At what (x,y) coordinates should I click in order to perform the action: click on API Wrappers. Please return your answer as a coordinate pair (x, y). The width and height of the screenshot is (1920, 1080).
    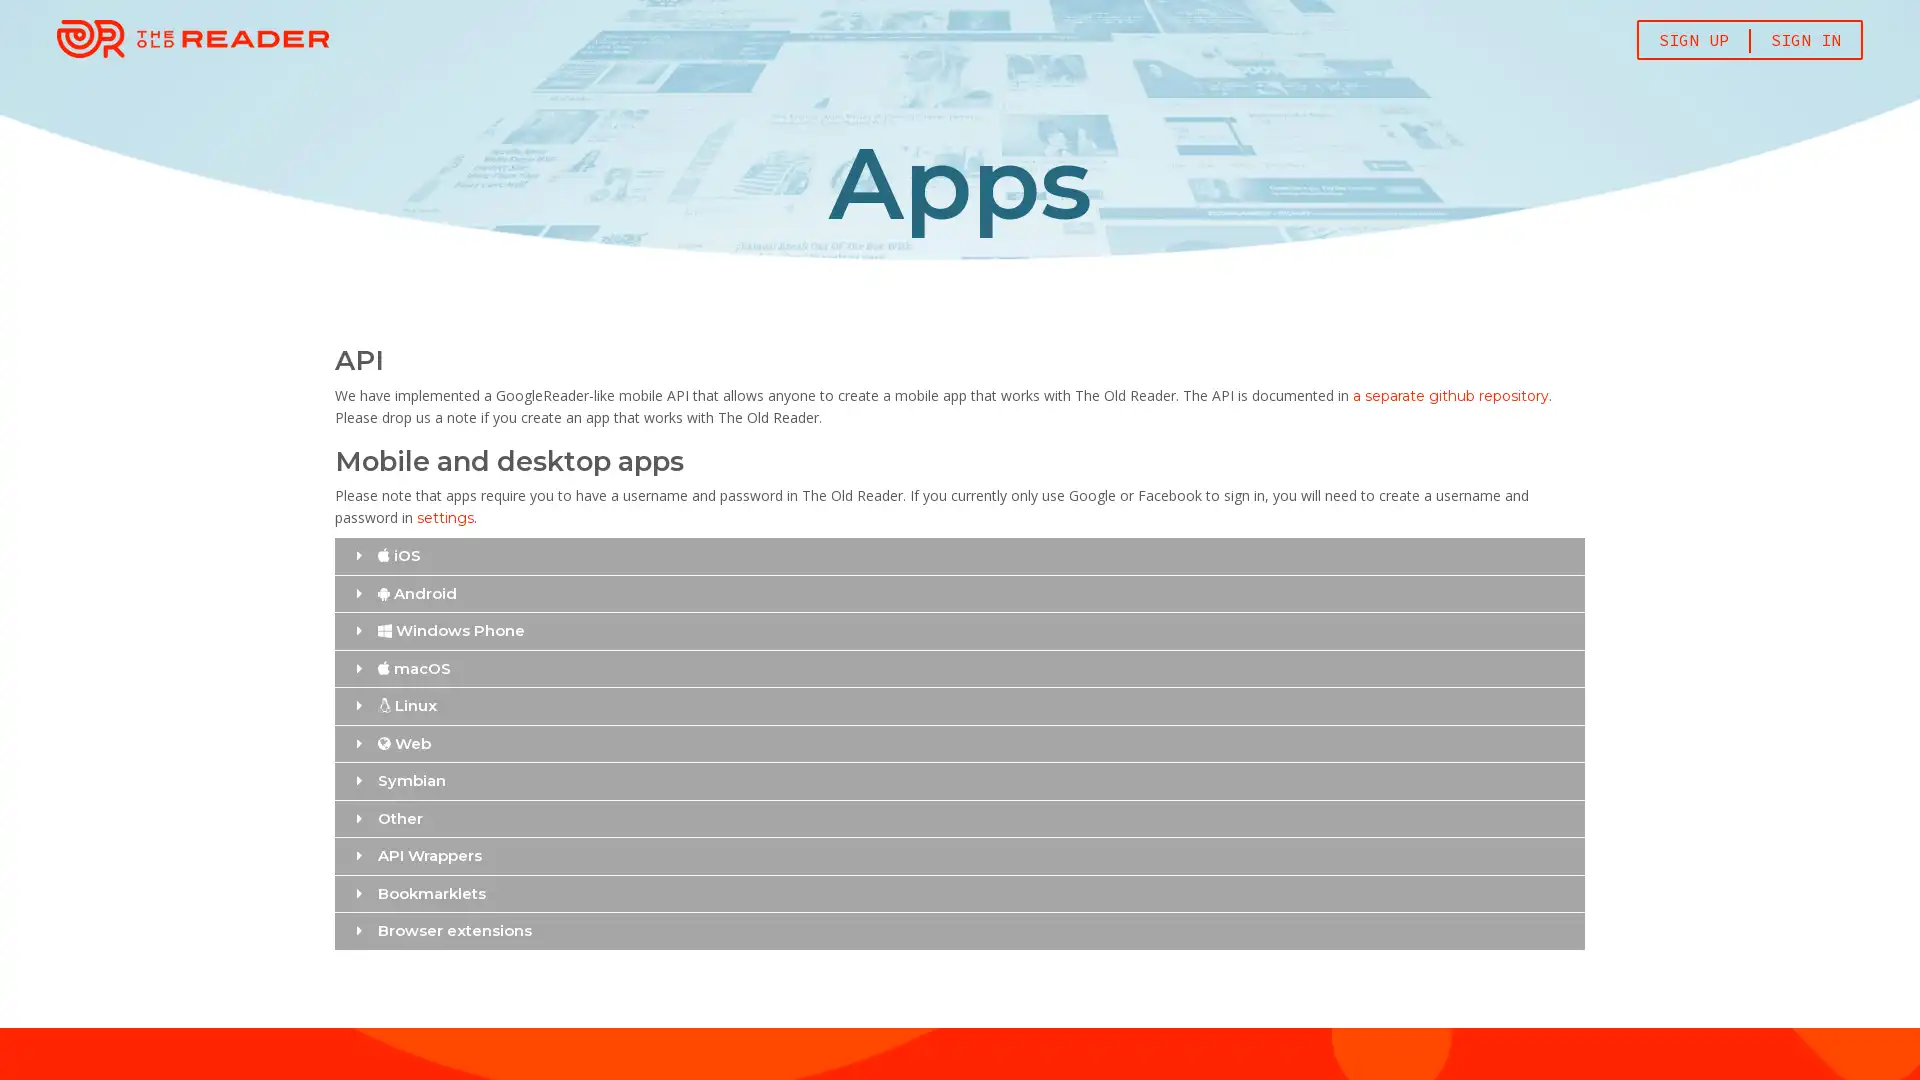
    Looking at the image, I should click on (958, 855).